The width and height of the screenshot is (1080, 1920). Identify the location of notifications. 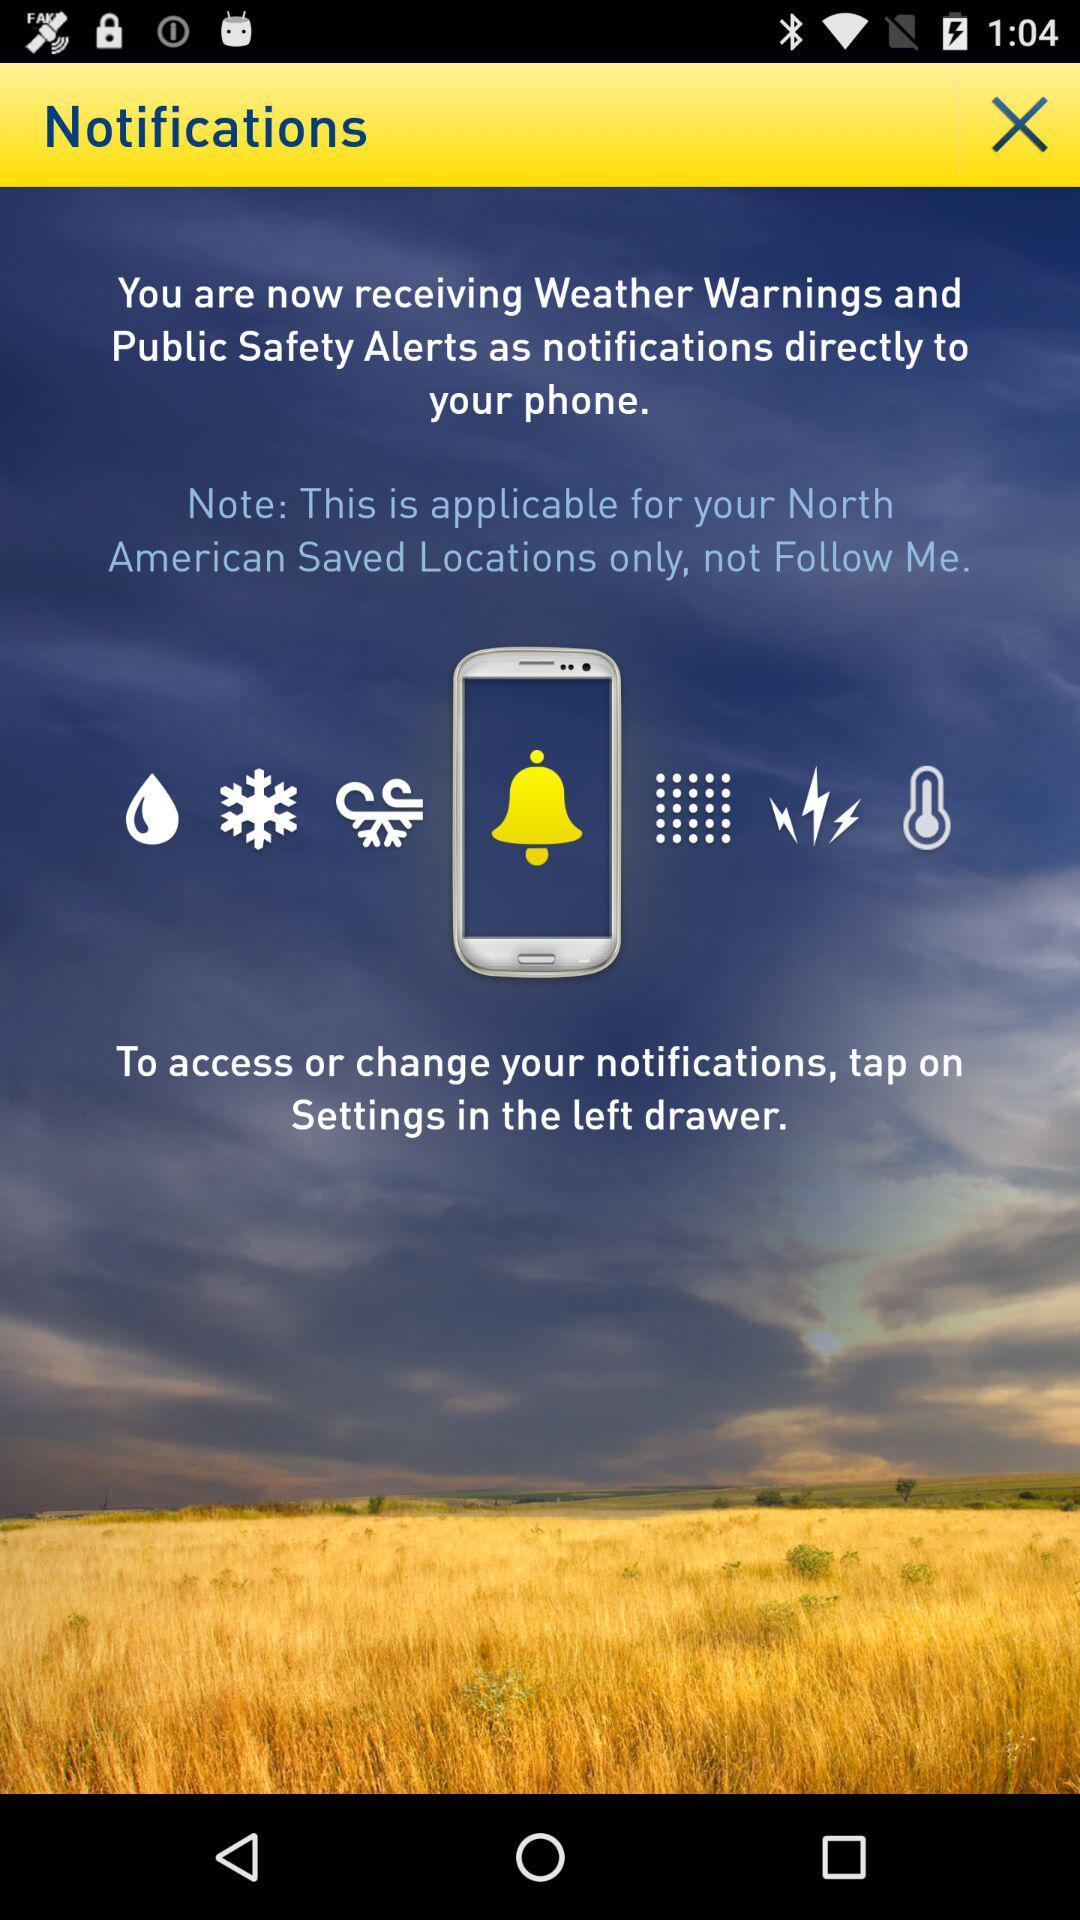
(1019, 123).